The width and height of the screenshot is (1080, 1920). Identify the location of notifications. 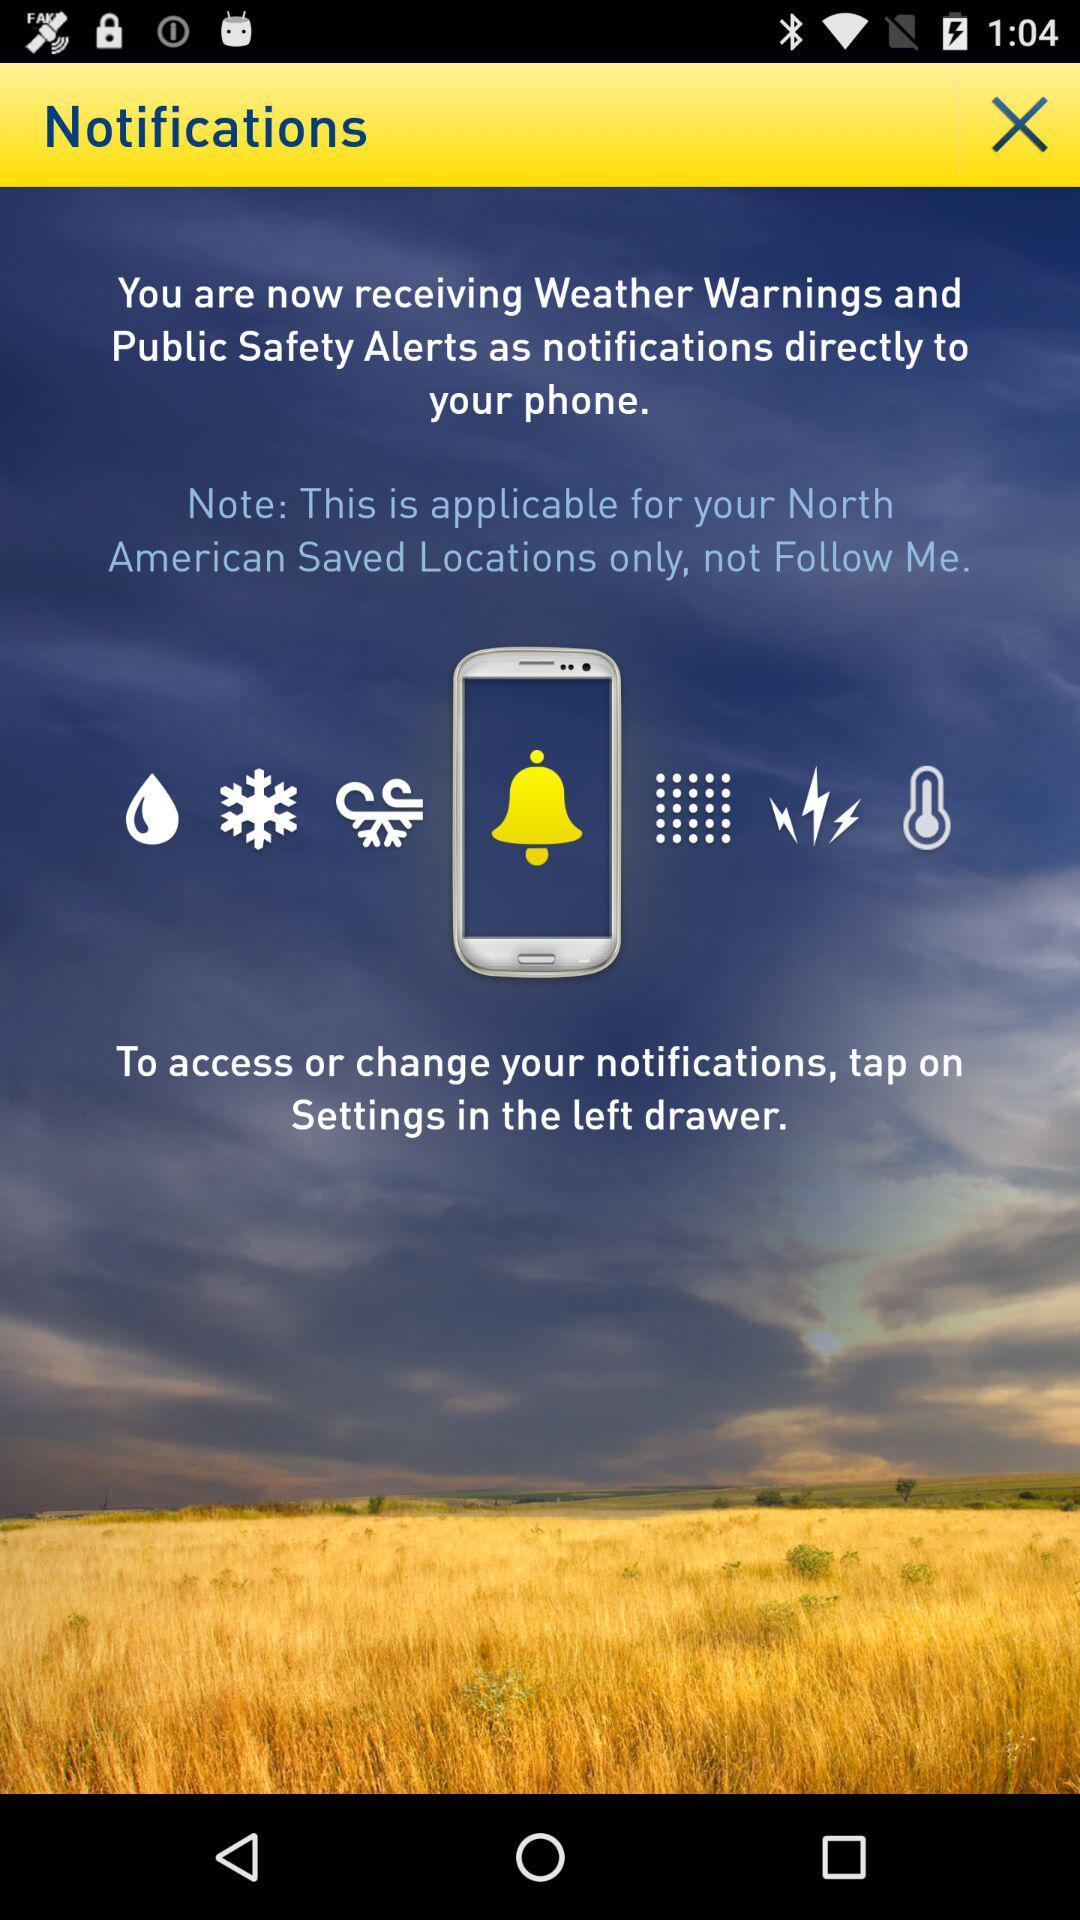
(1019, 123).